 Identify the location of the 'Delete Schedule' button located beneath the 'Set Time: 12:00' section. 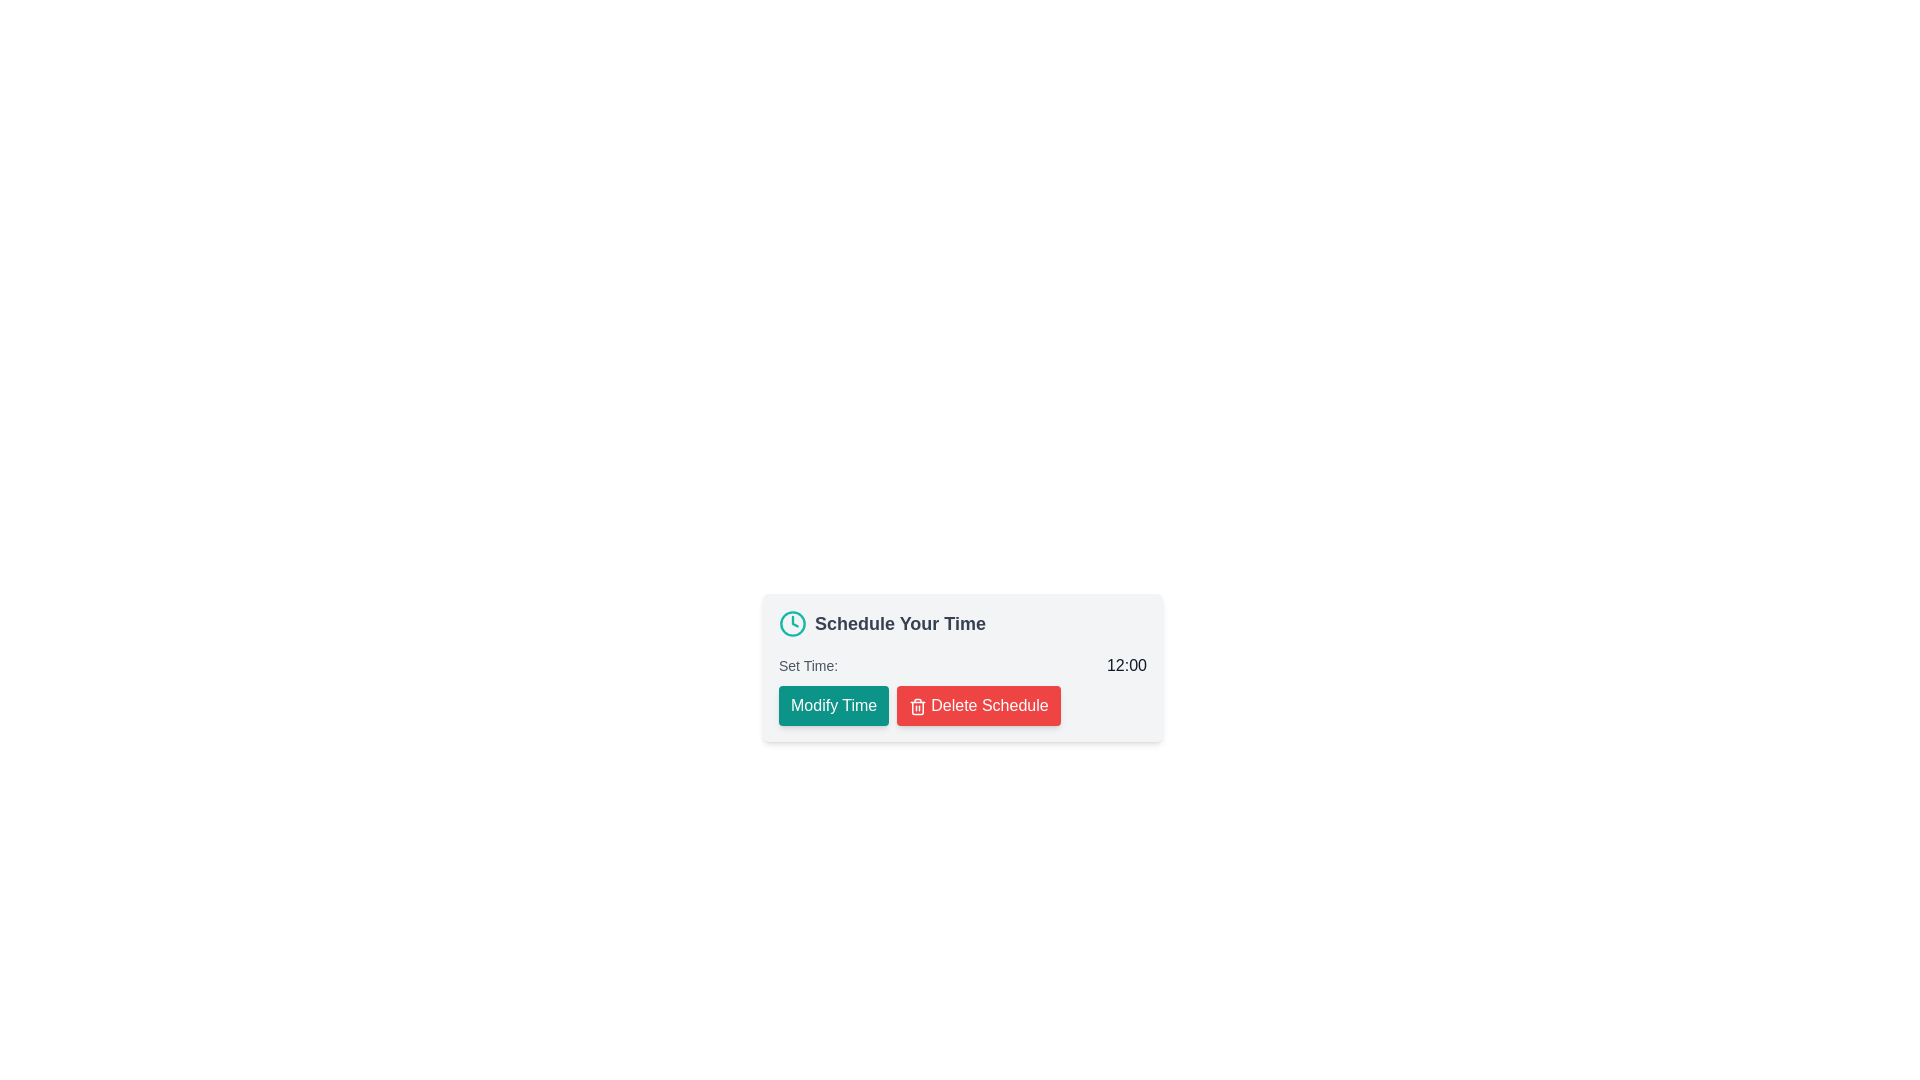
(963, 704).